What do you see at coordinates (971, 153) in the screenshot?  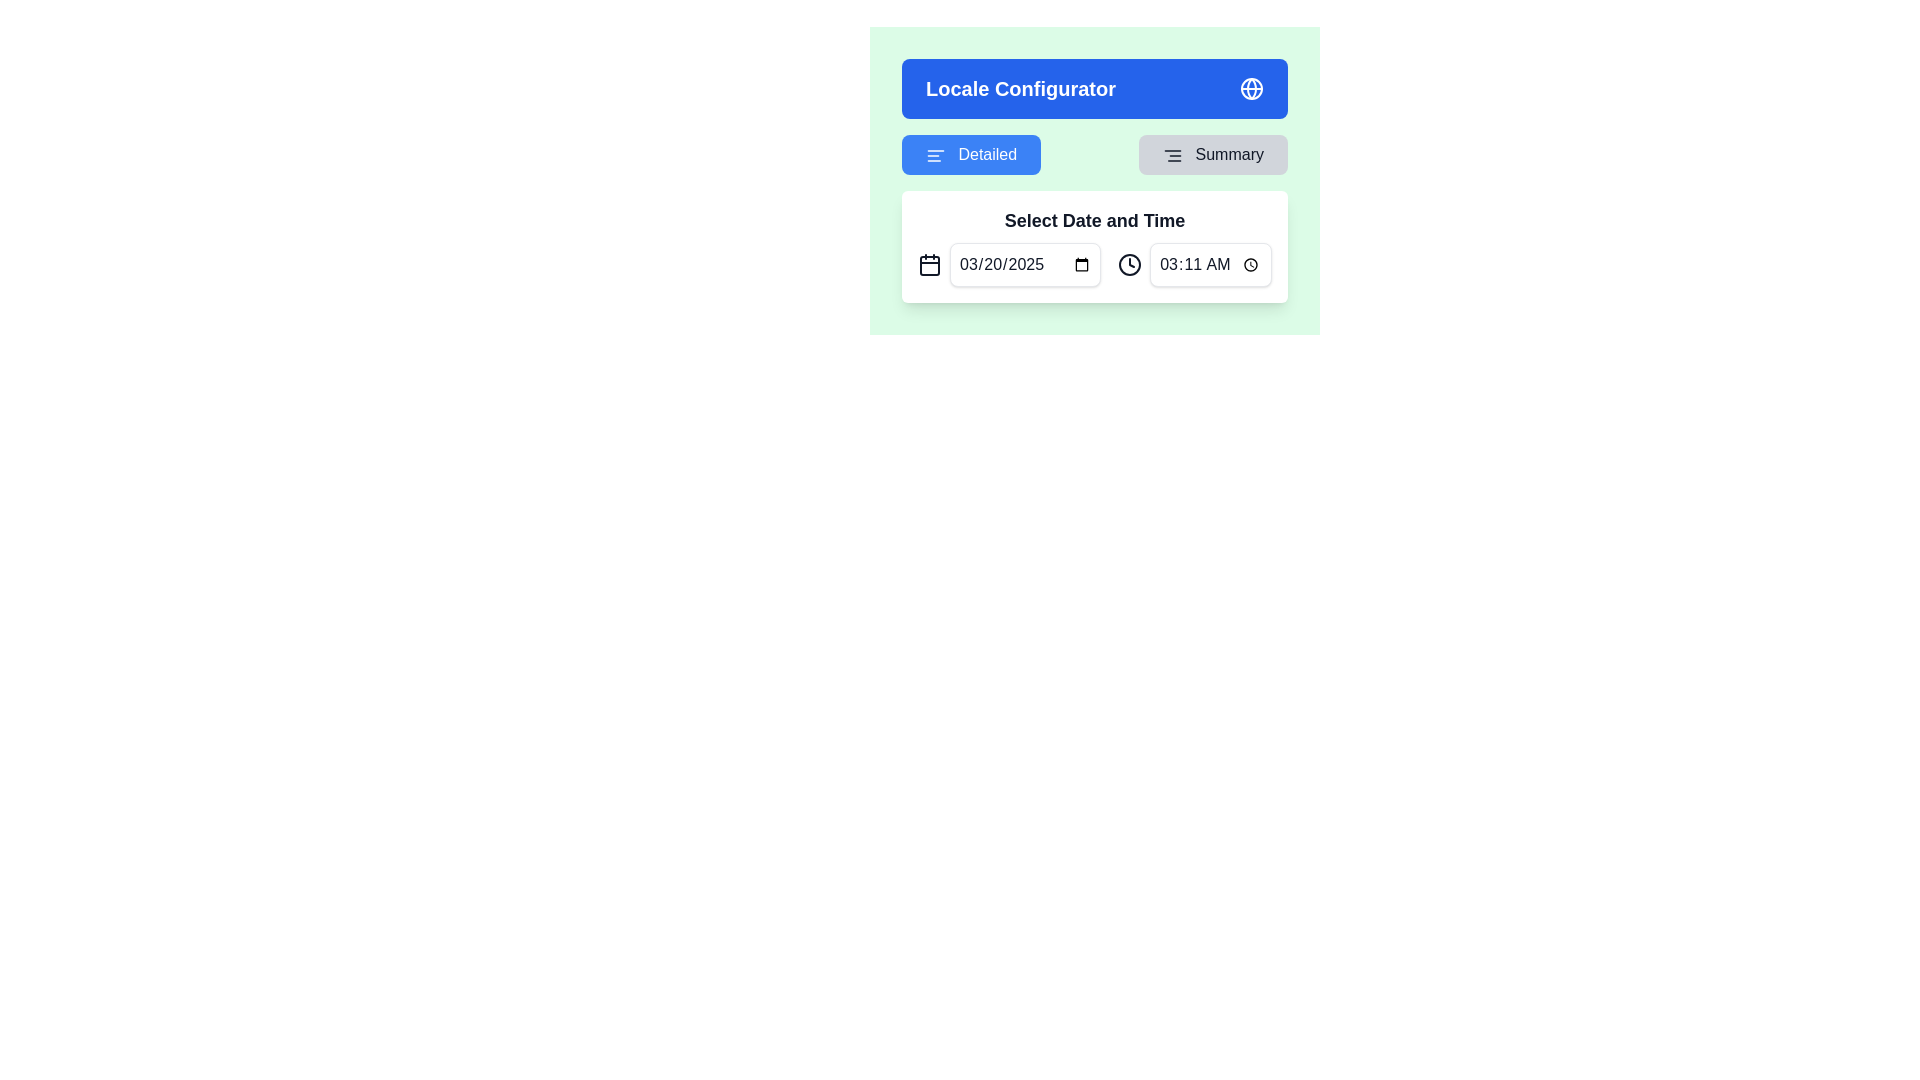 I see `the blue rectangular button labeled 'Detailed' for keyboard interactions` at bounding box center [971, 153].